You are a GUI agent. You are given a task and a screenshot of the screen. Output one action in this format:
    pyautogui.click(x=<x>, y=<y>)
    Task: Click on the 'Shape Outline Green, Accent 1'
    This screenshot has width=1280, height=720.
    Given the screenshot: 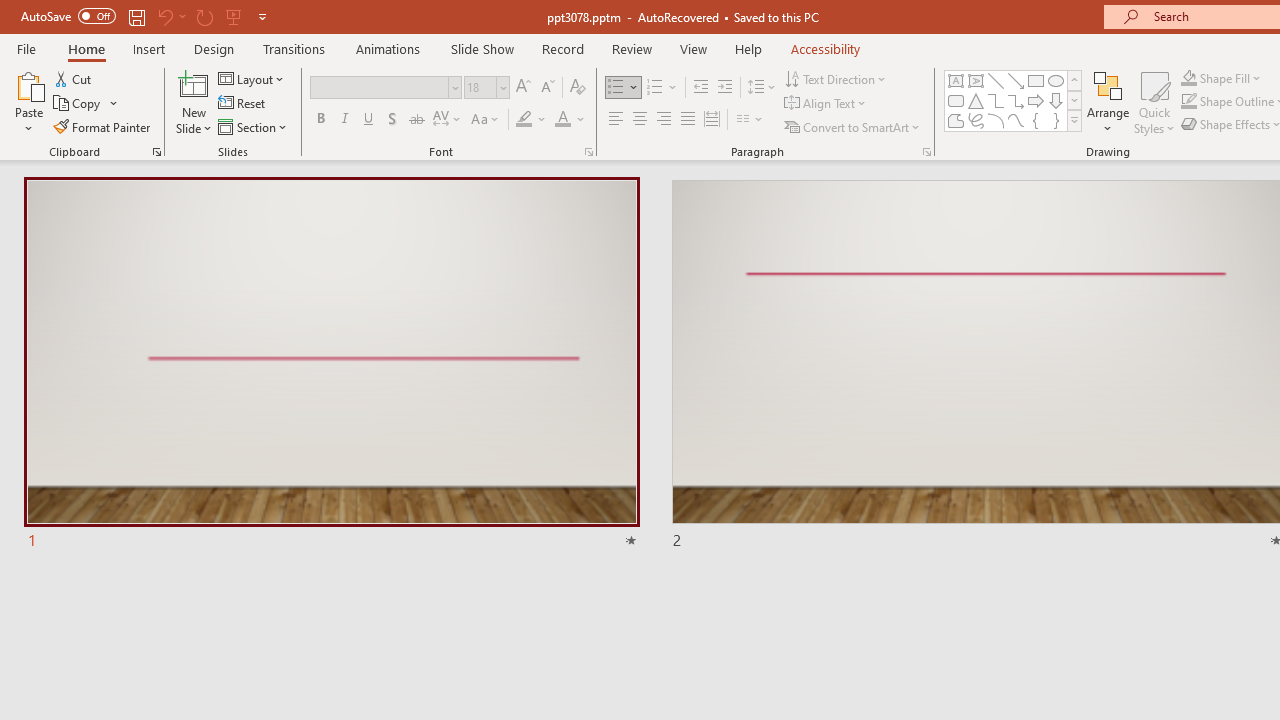 What is the action you would take?
    pyautogui.click(x=1189, y=101)
    